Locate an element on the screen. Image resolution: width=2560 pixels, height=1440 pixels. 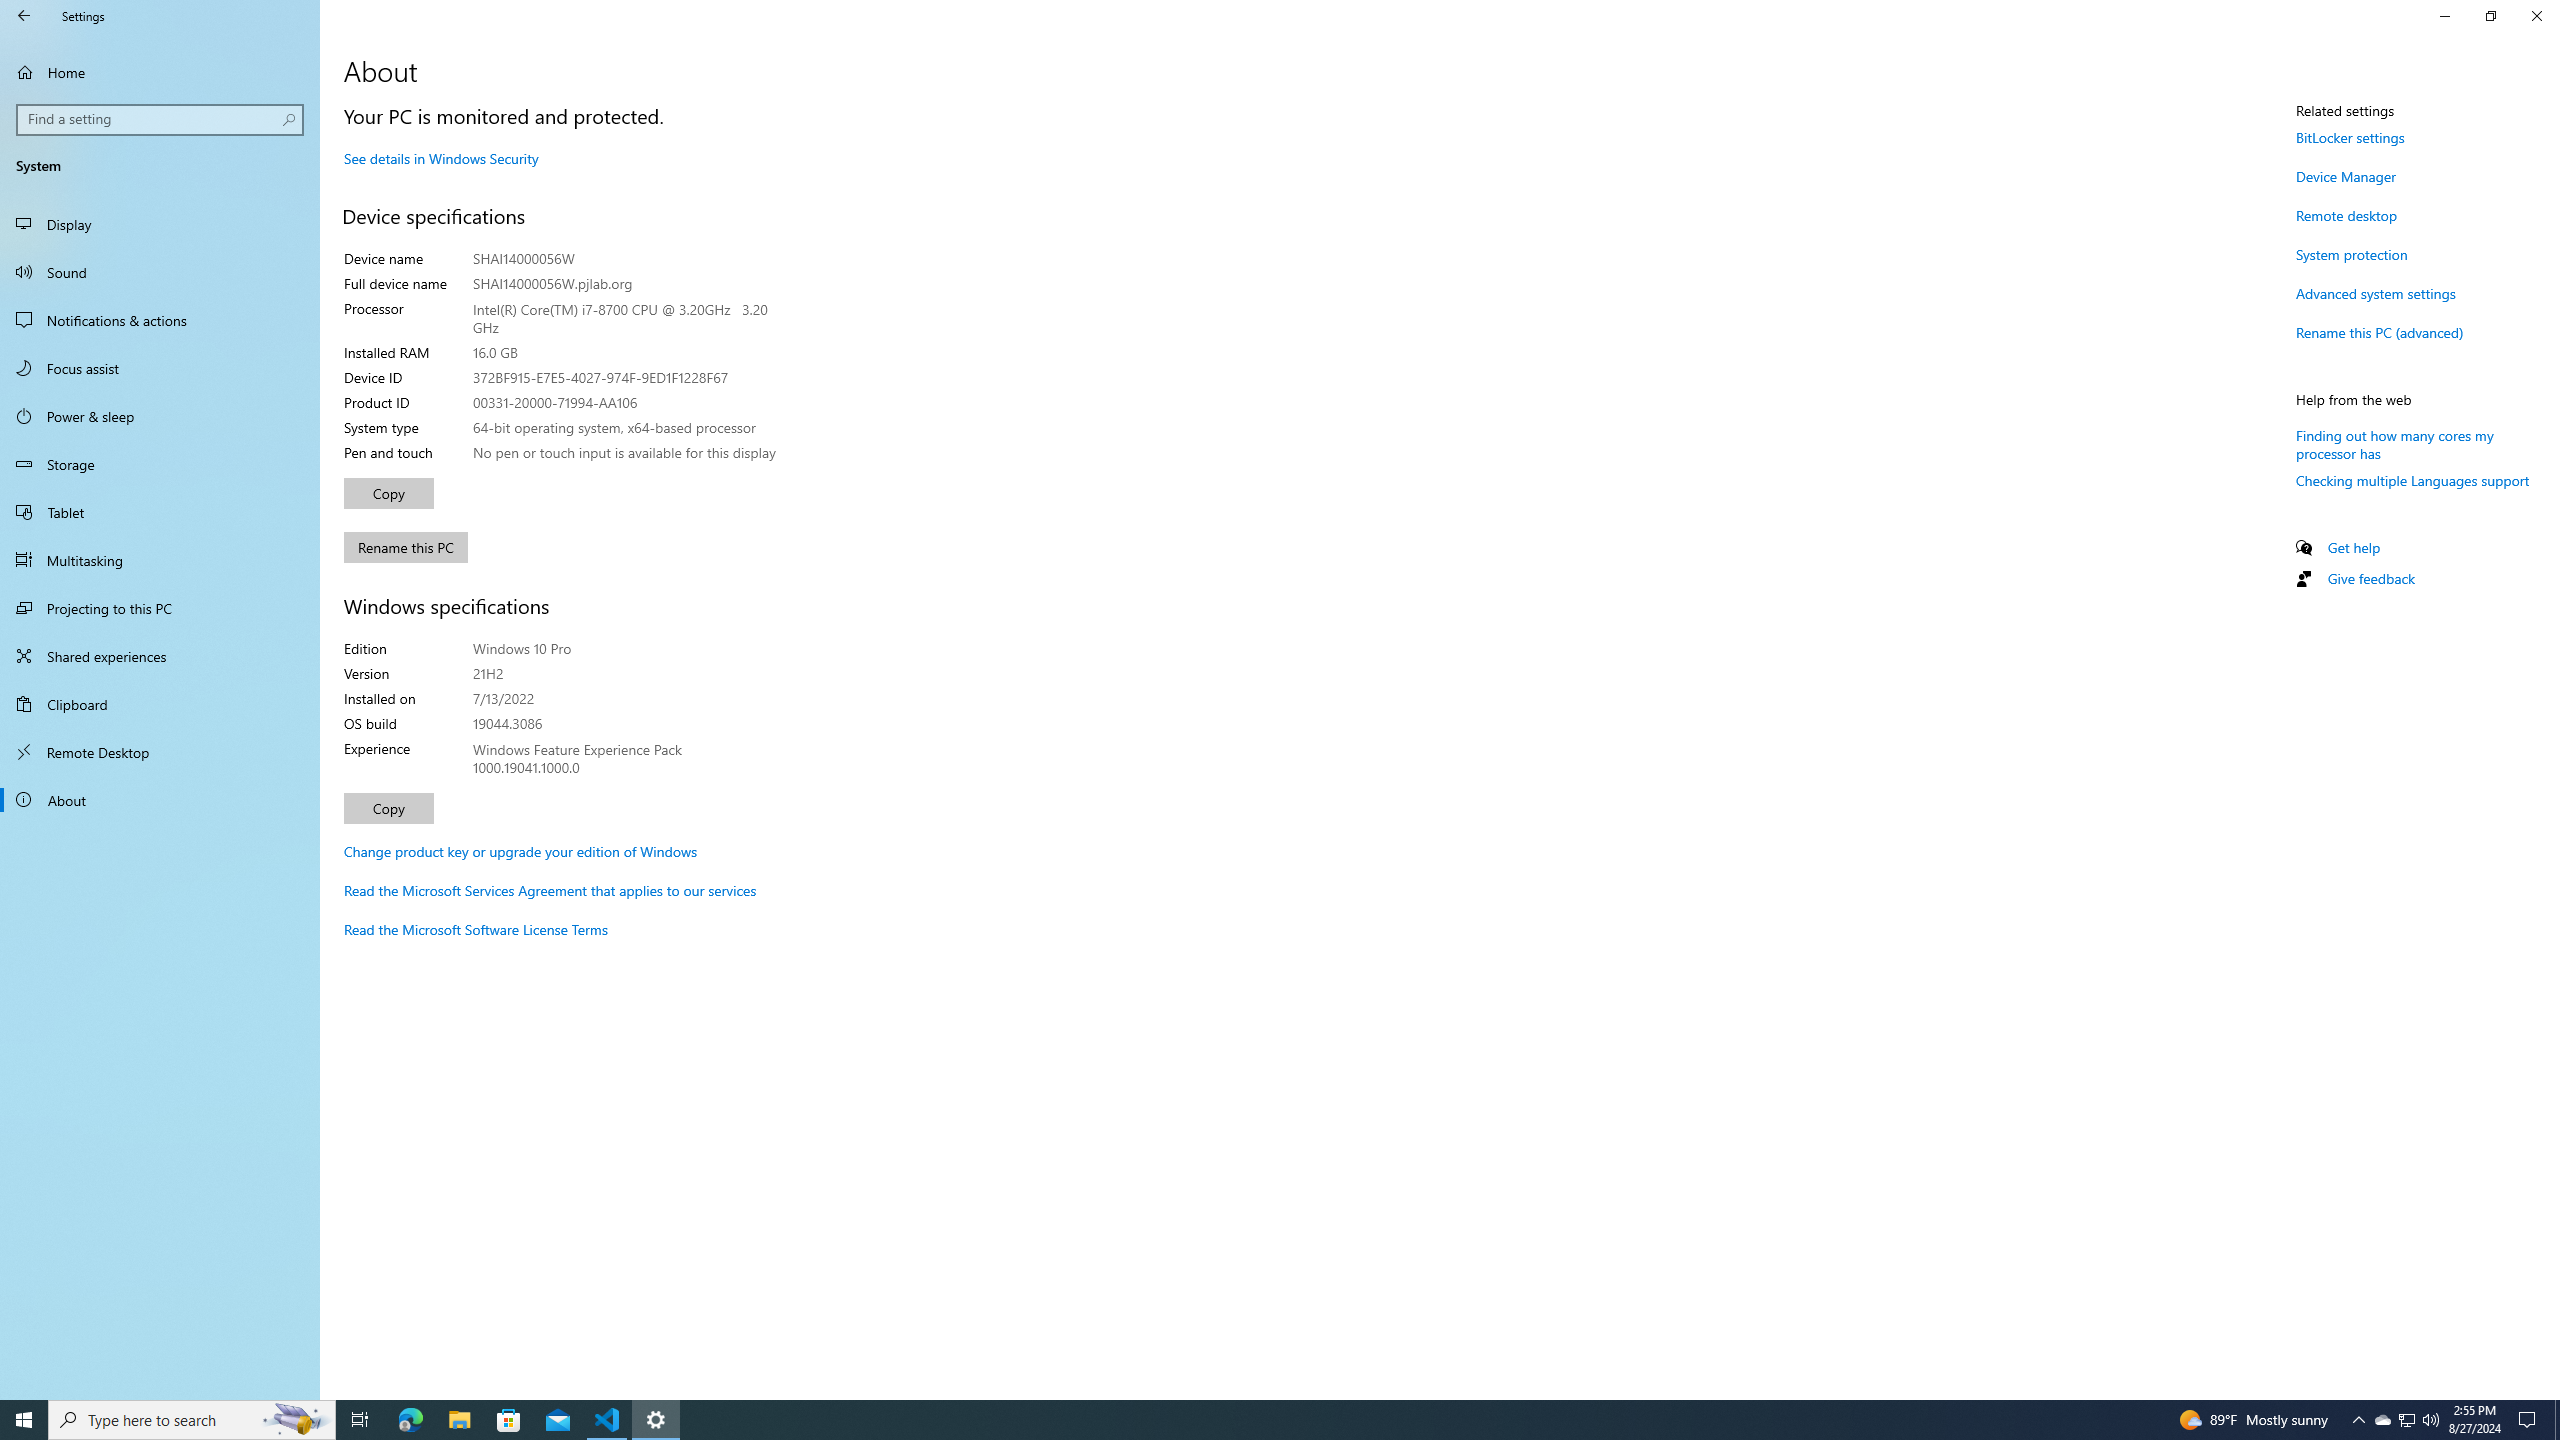
'Close Settings' is located at coordinates (2535, 15).